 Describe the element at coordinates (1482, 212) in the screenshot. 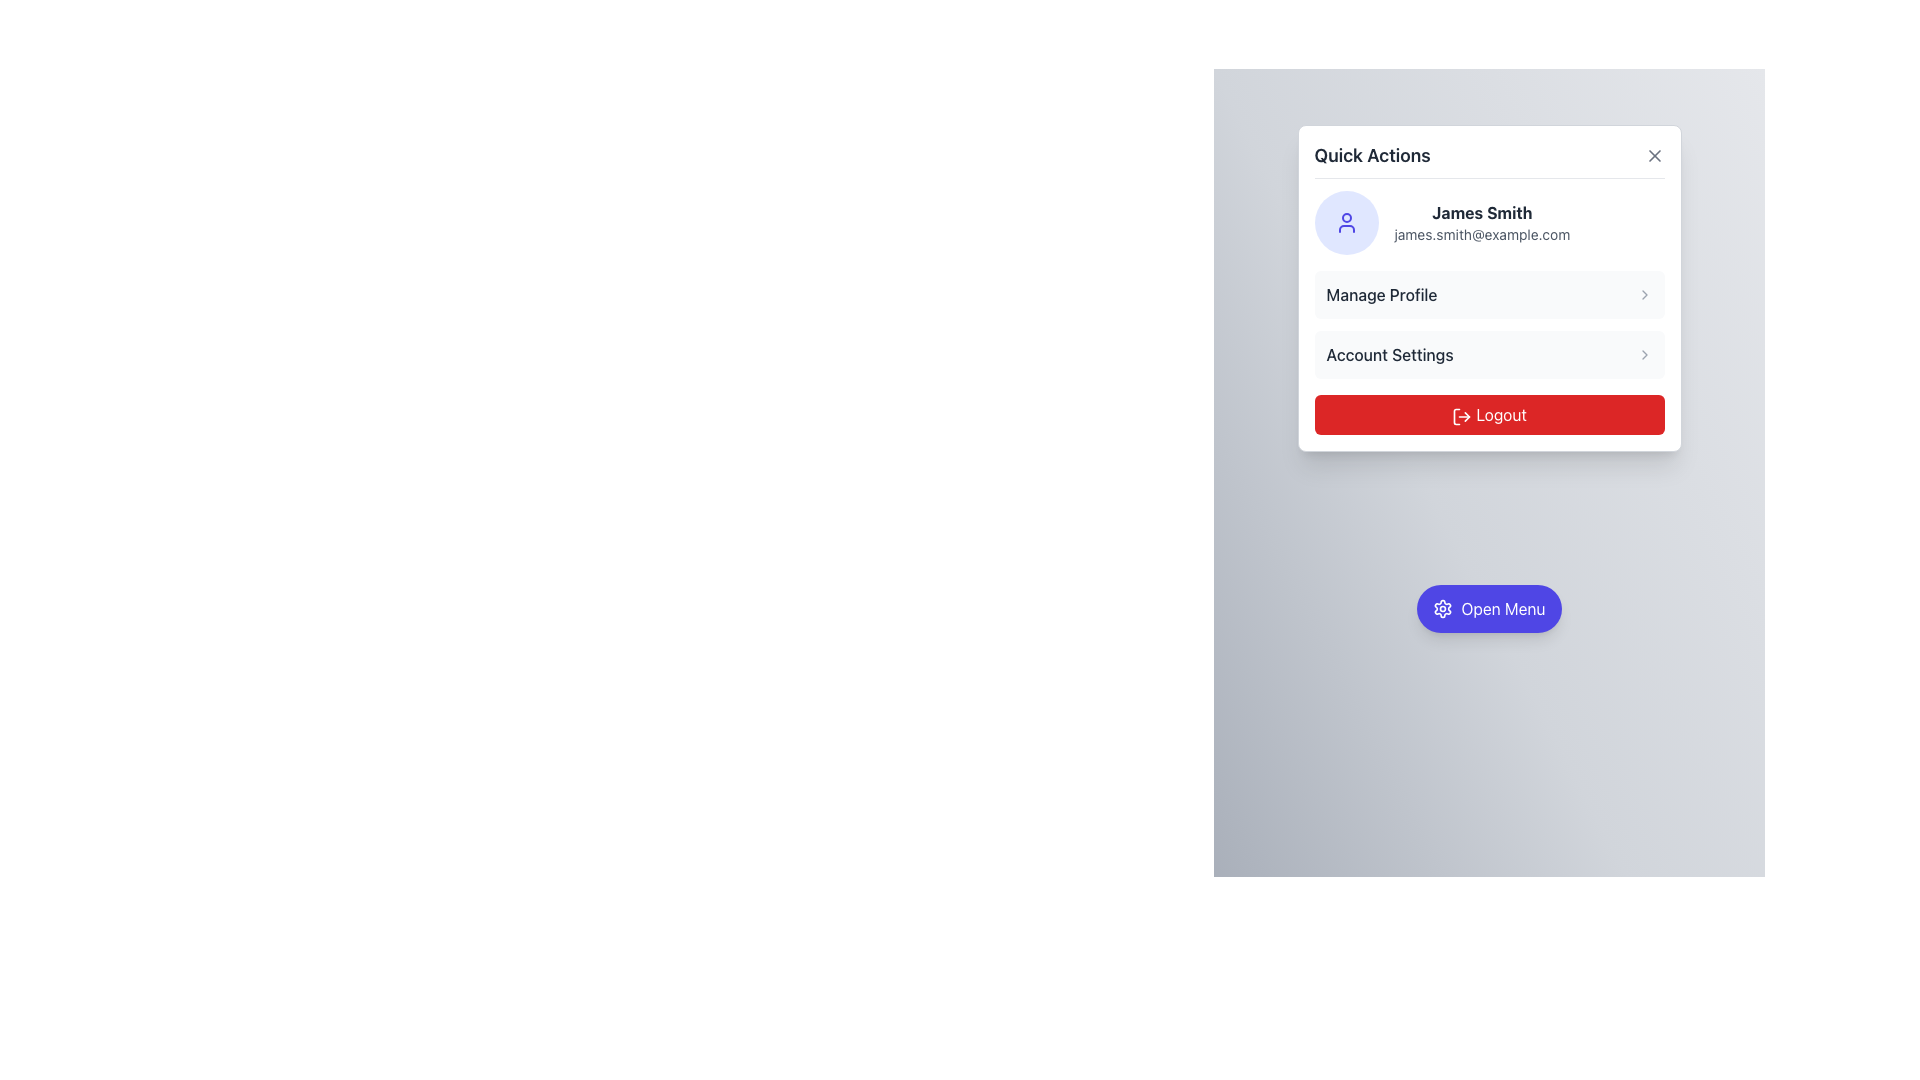

I see `the text label displaying 'James Smith' in bold, dark gray color, located prominently in the upper section of the card under 'Quick Actions'` at that location.